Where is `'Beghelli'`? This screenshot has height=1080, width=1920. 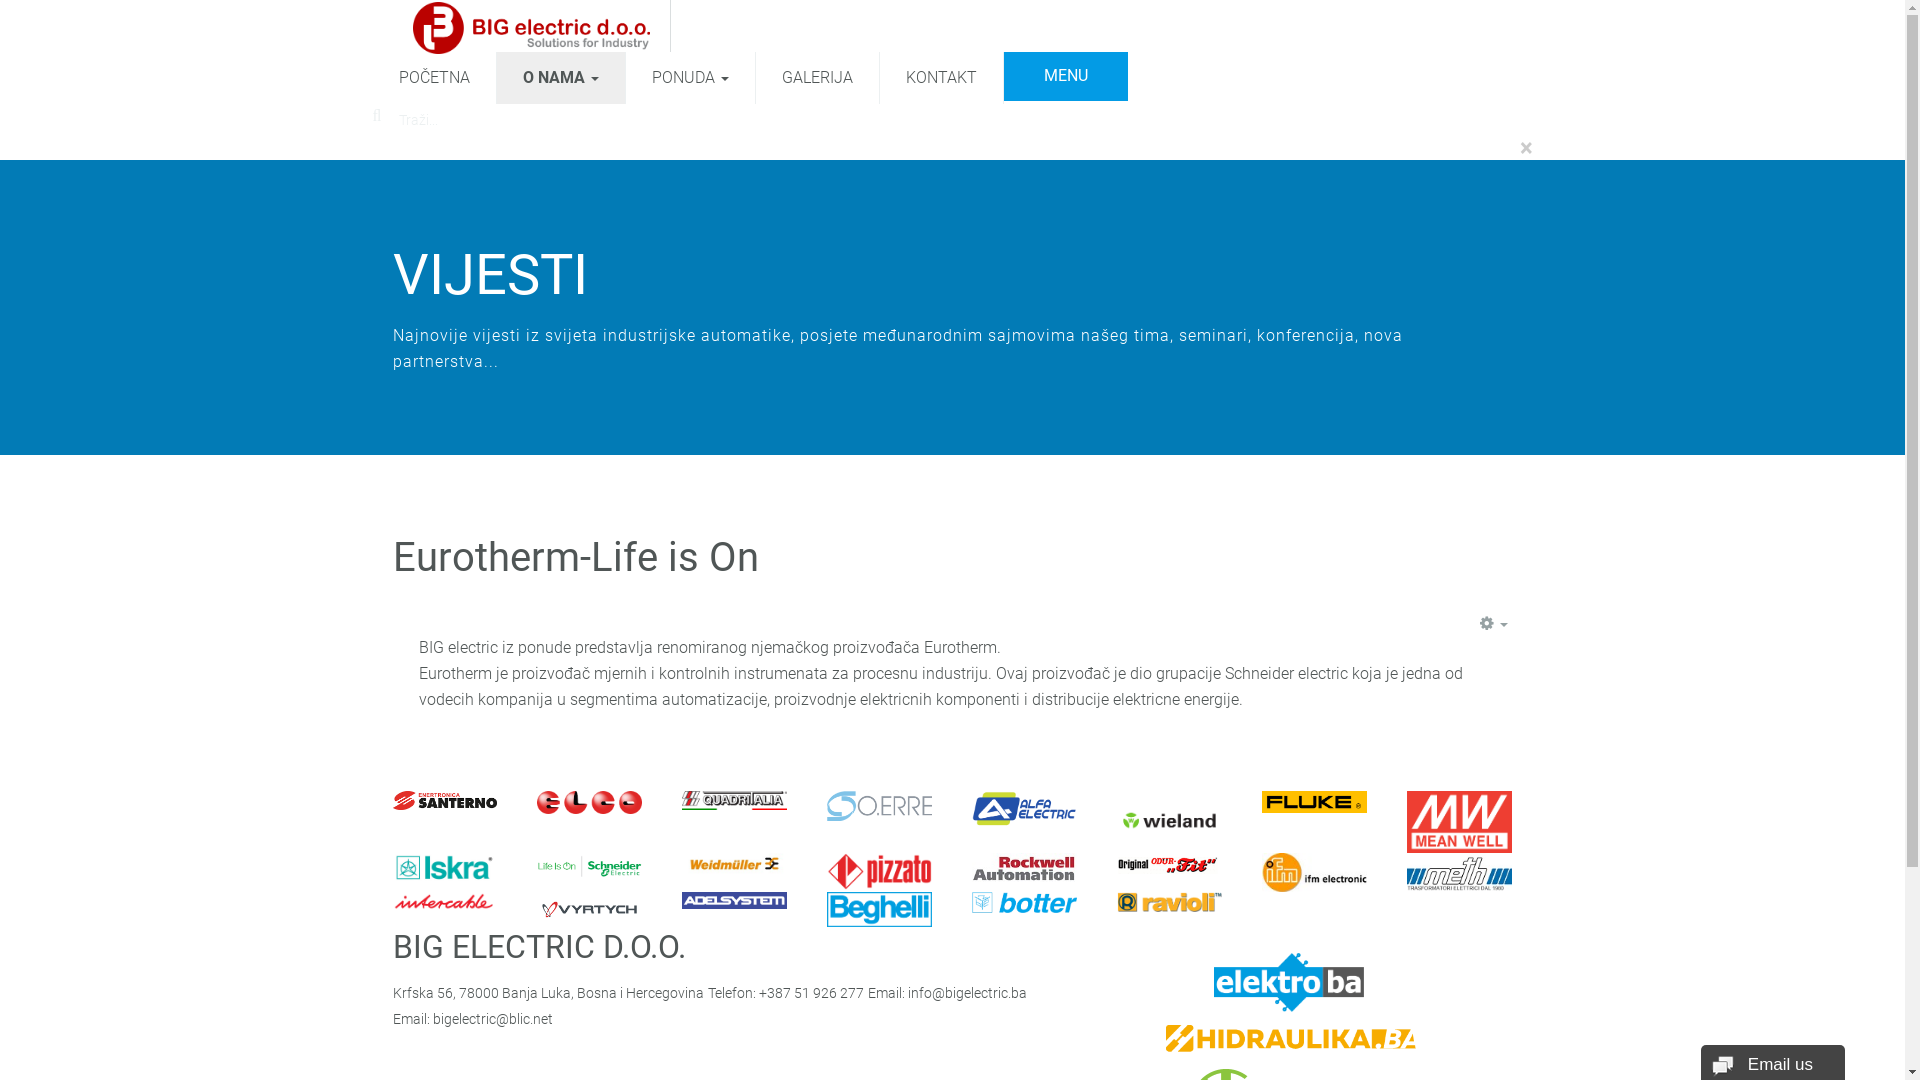 'Beghelli' is located at coordinates (879, 910).